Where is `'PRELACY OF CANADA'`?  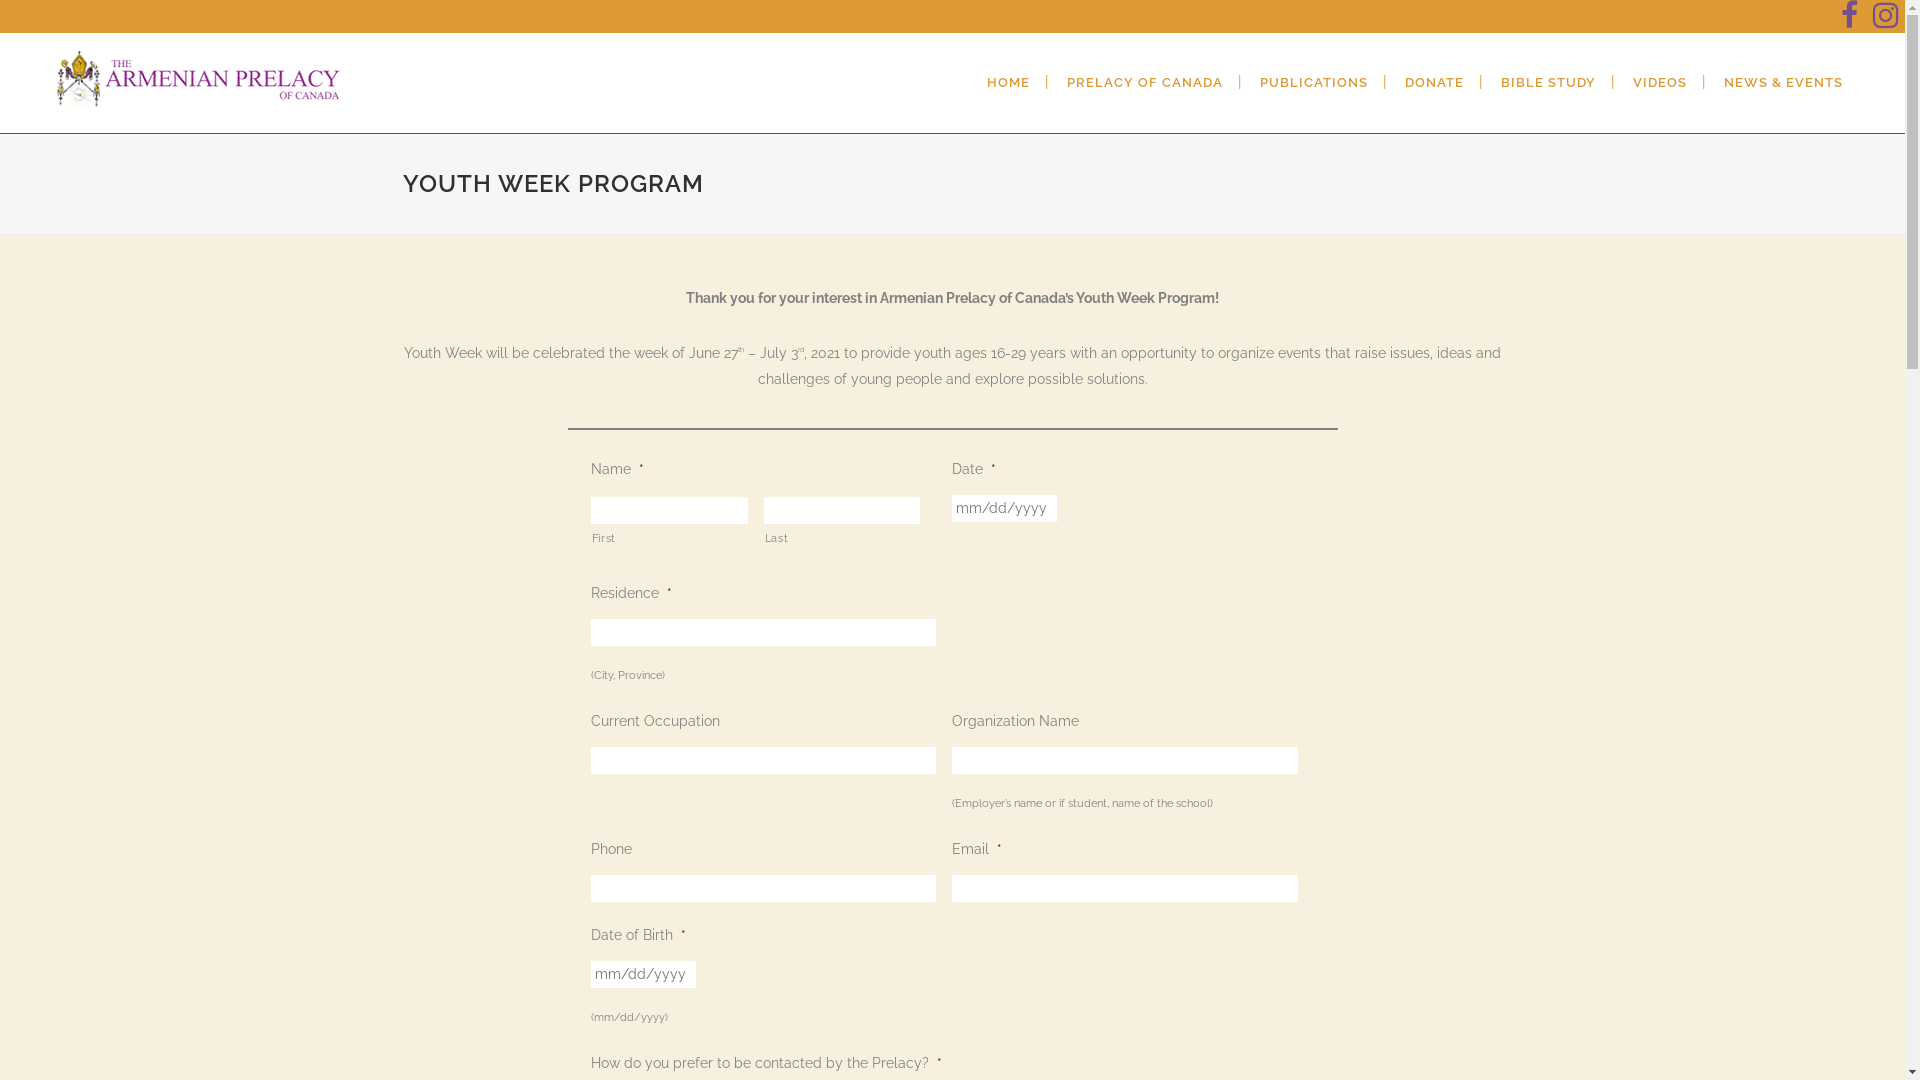
'PRELACY OF CANADA' is located at coordinates (1145, 82).